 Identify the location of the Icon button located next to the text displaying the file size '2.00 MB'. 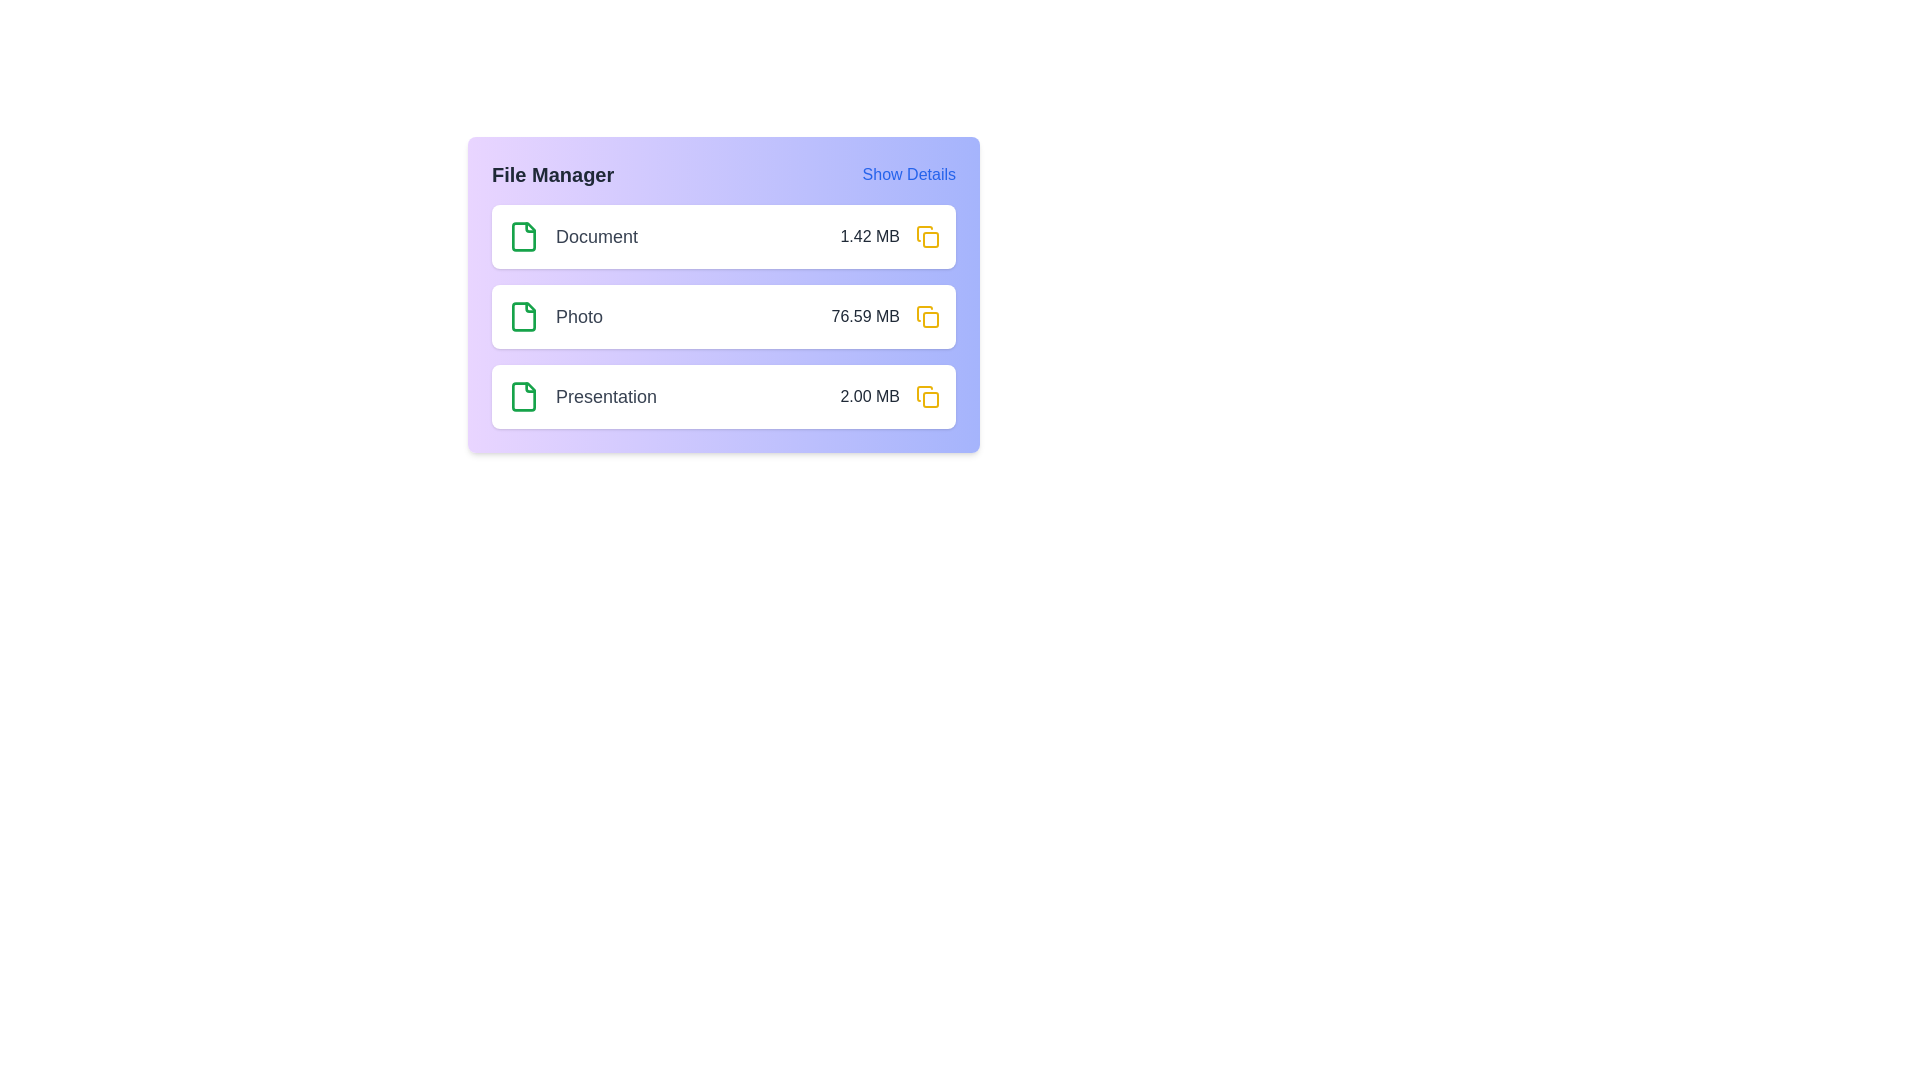
(926, 397).